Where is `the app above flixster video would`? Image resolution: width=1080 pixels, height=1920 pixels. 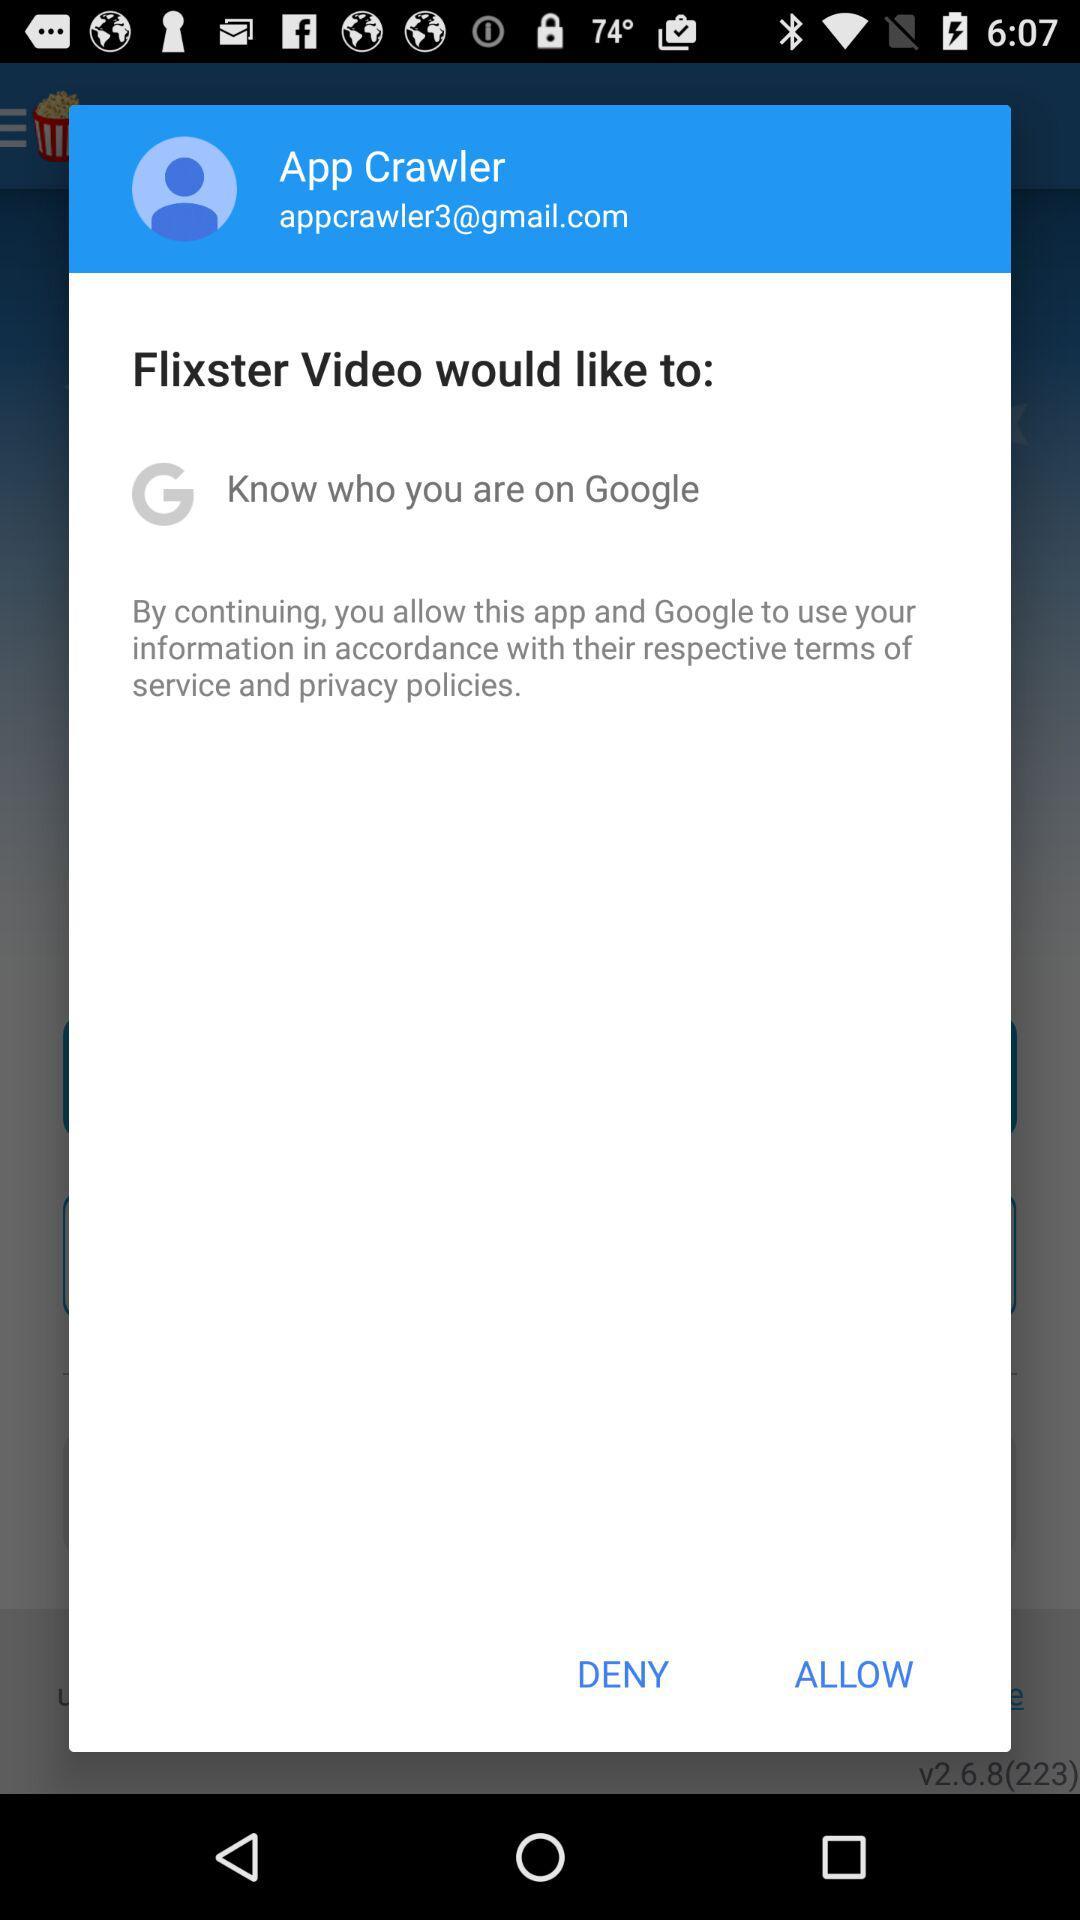 the app above flixster video would is located at coordinates (184, 188).